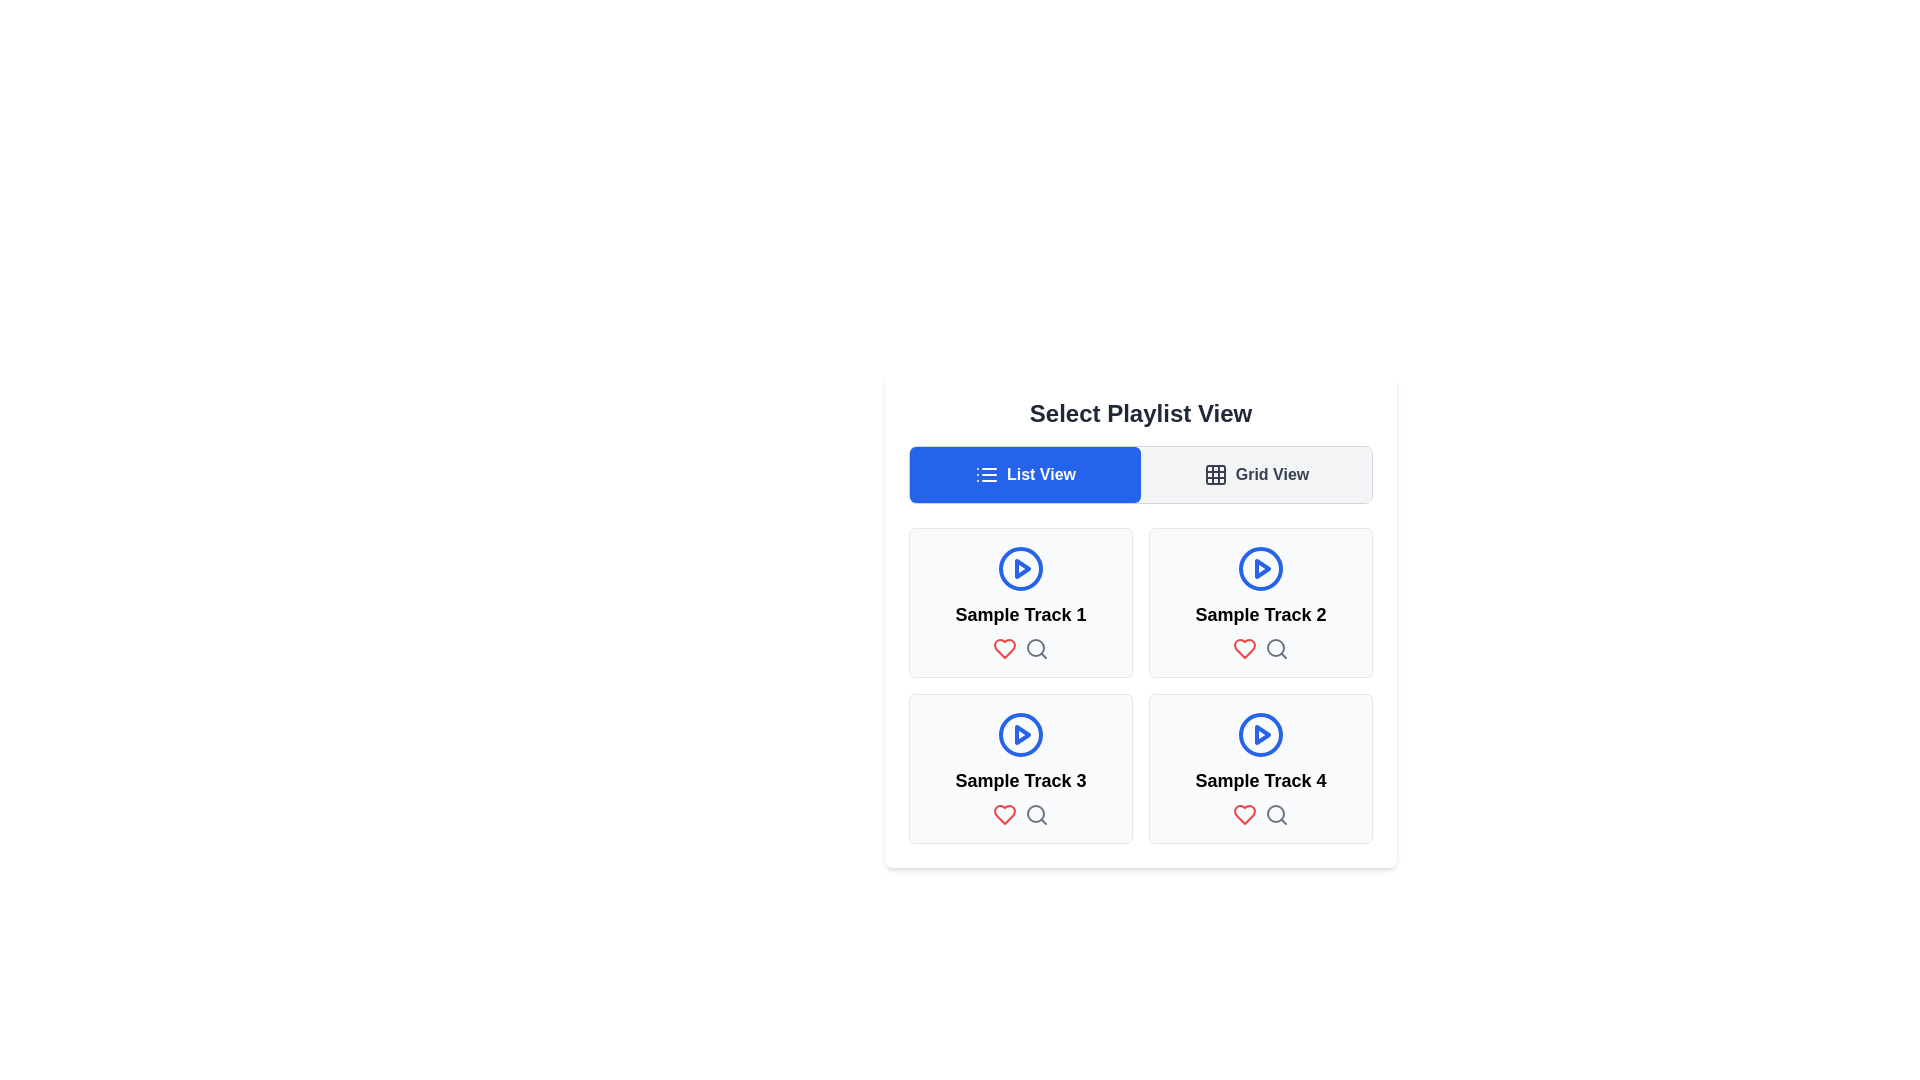 The image size is (1920, 1080). I want to click on the Icon Button located below the 'Sample Track 4' label to favorite the track, so click(1243, 814).